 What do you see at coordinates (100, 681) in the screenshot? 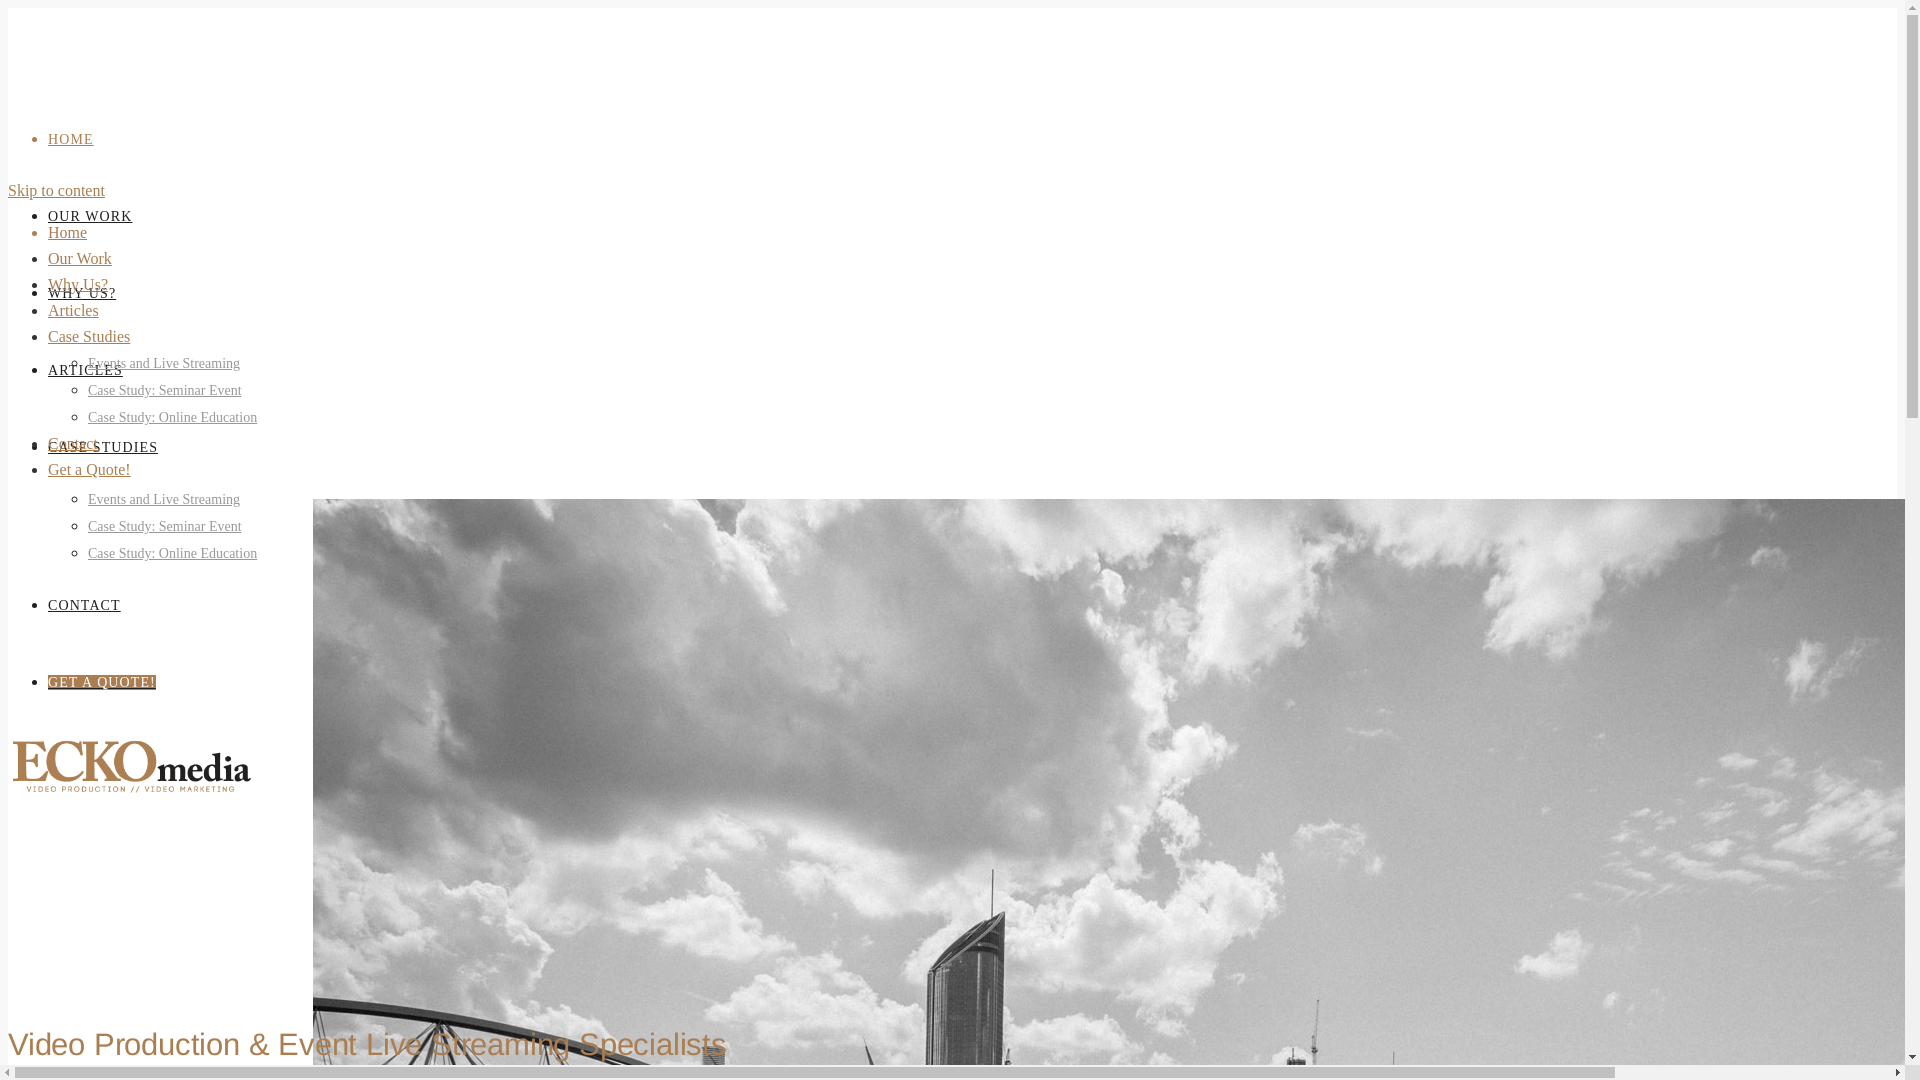
I see `'GET A QUOTE!'` at bounding box center [100, 681].